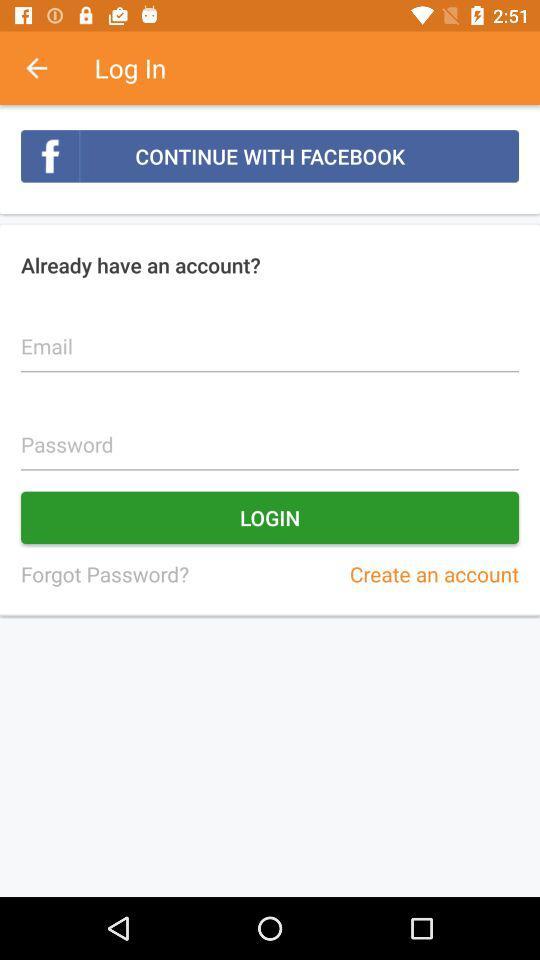 This screenshot has width=540, height=960. Describe the element at coordinates (270, 335) in the screenshot. I see `e-mail address` at that location.